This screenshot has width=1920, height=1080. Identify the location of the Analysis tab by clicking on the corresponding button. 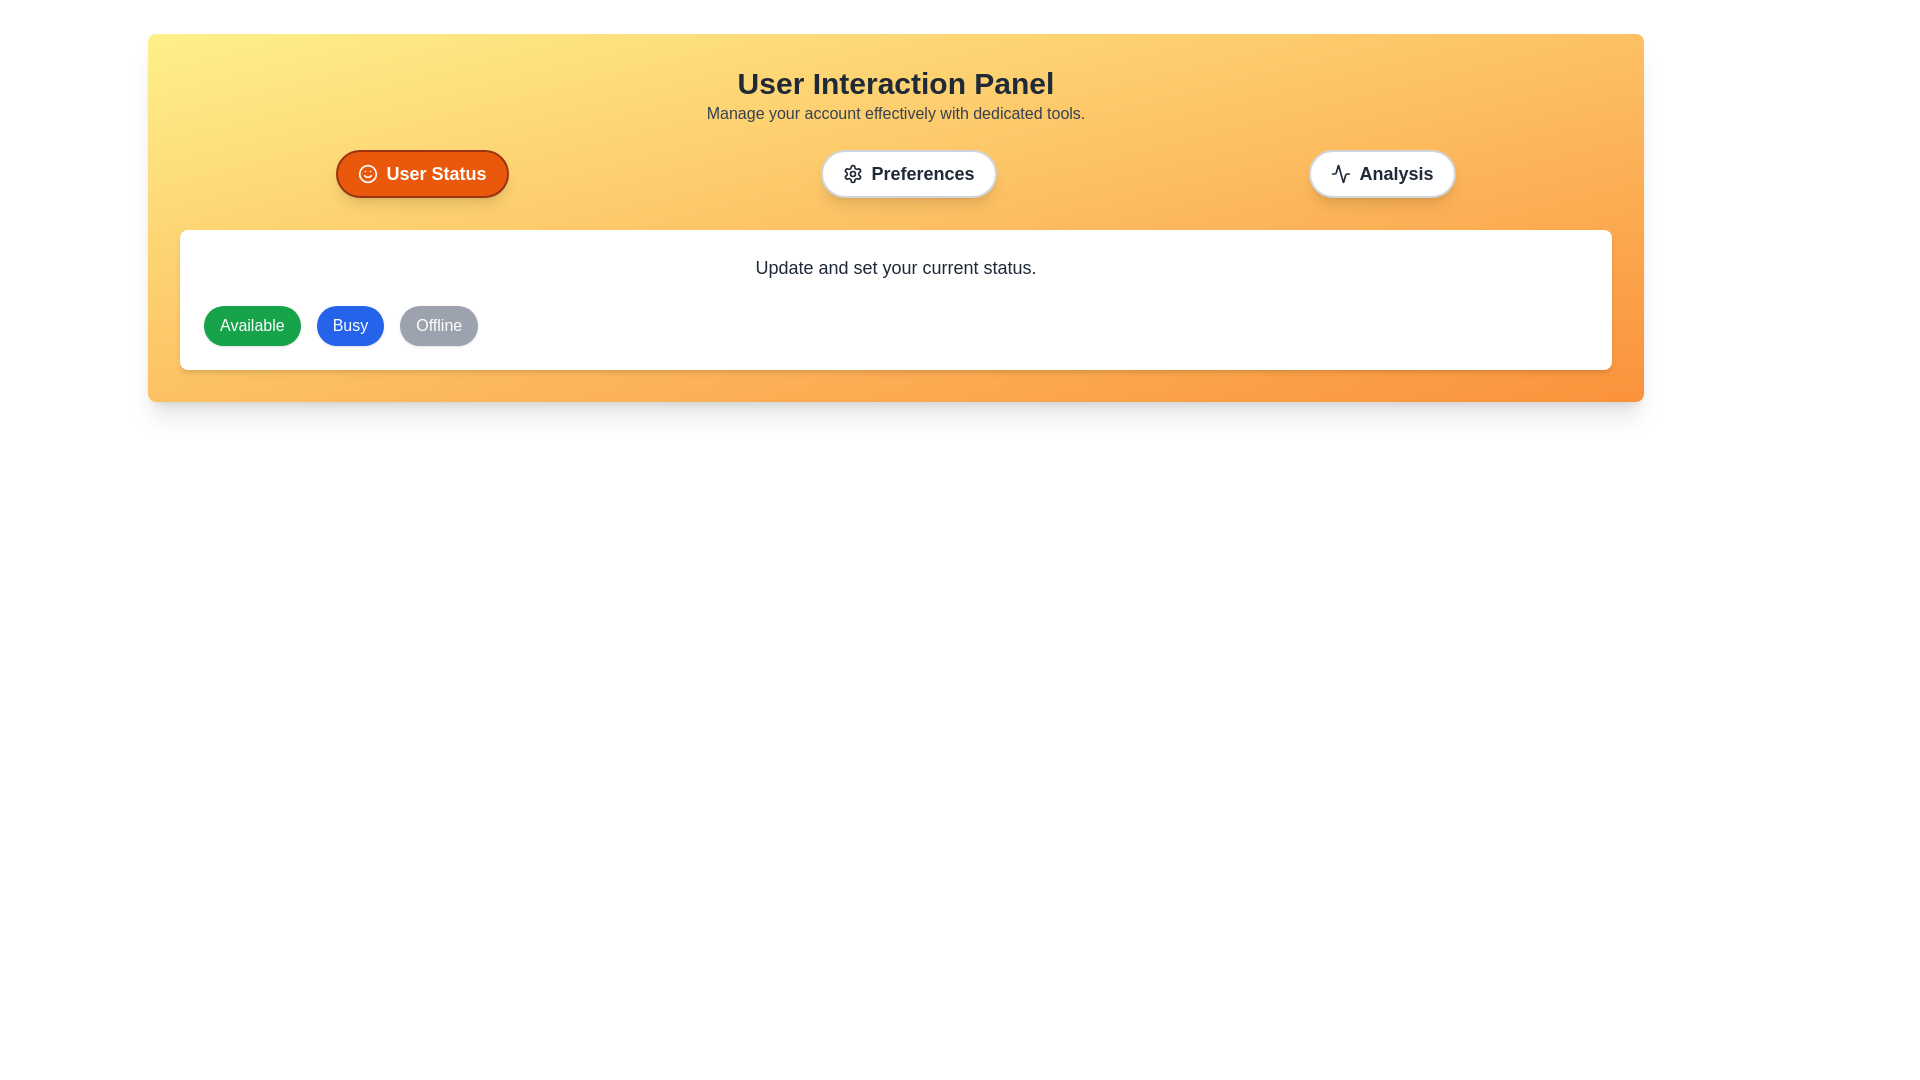
(1381, 172).